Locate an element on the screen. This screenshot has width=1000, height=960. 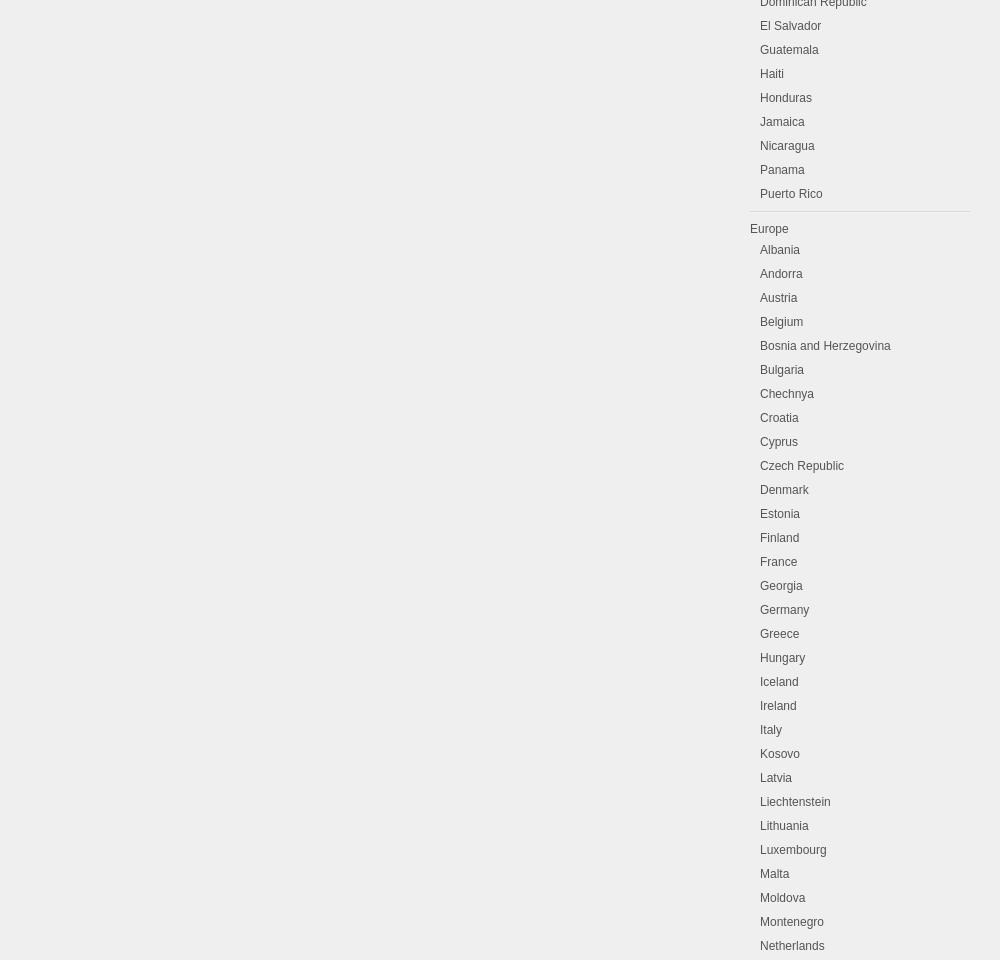
'Italy' is located at coordinates (771, 728).